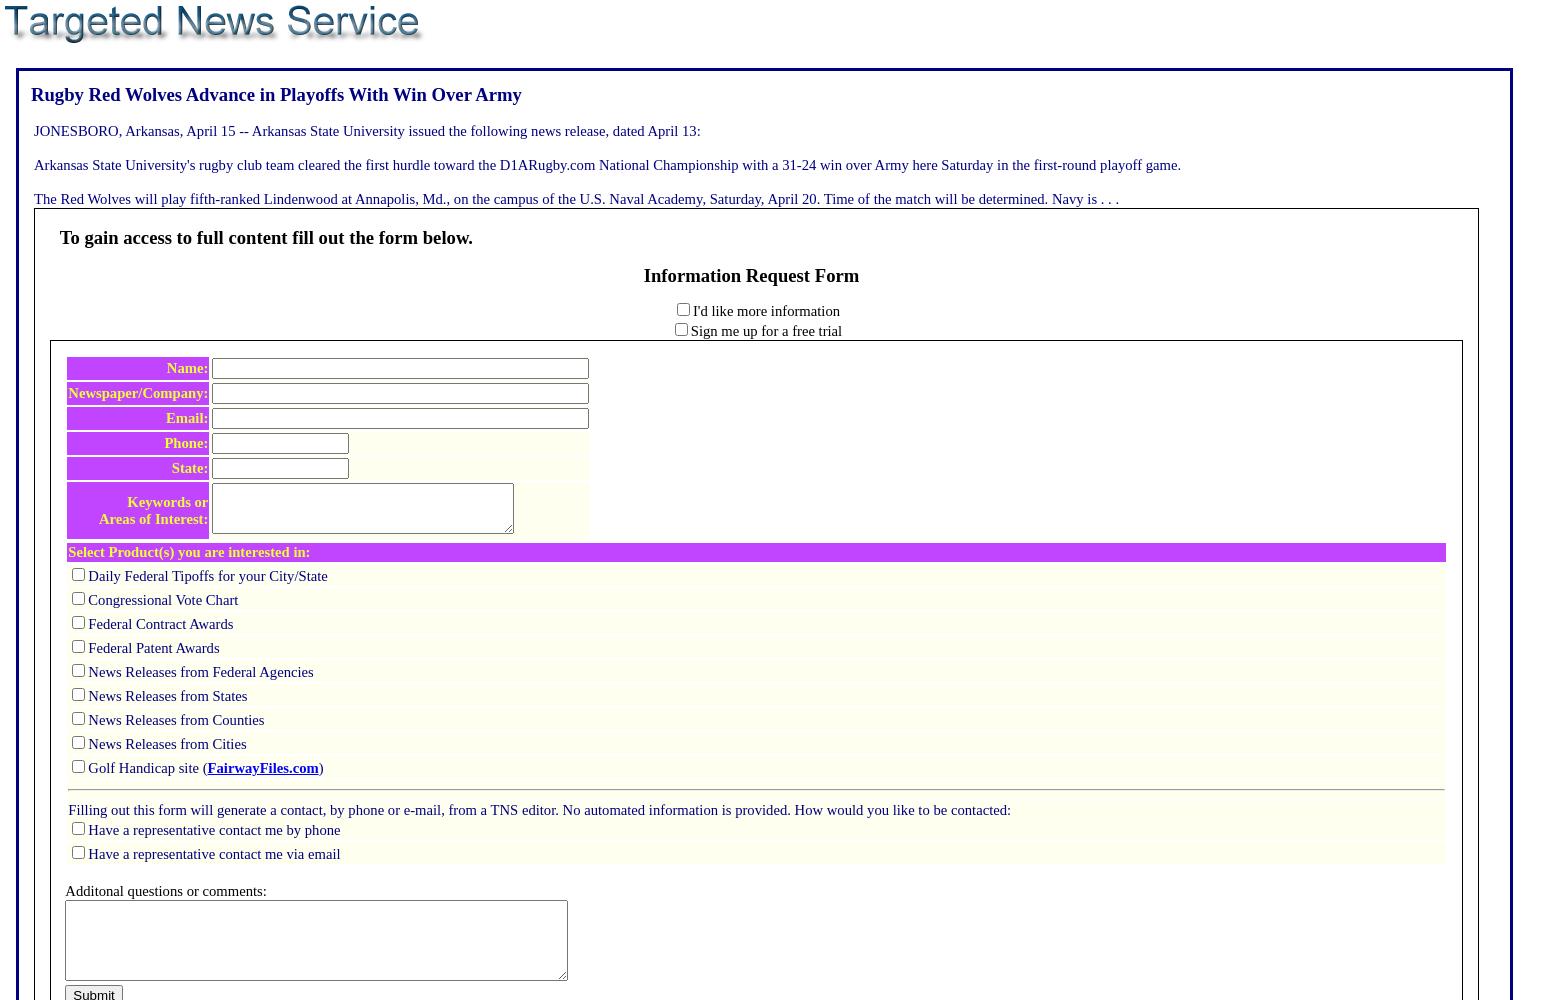  What do you see at coordinates (153, 518) in the screenshot?
I see `'Areas of Interest:'` at bounding box center [153, 518].